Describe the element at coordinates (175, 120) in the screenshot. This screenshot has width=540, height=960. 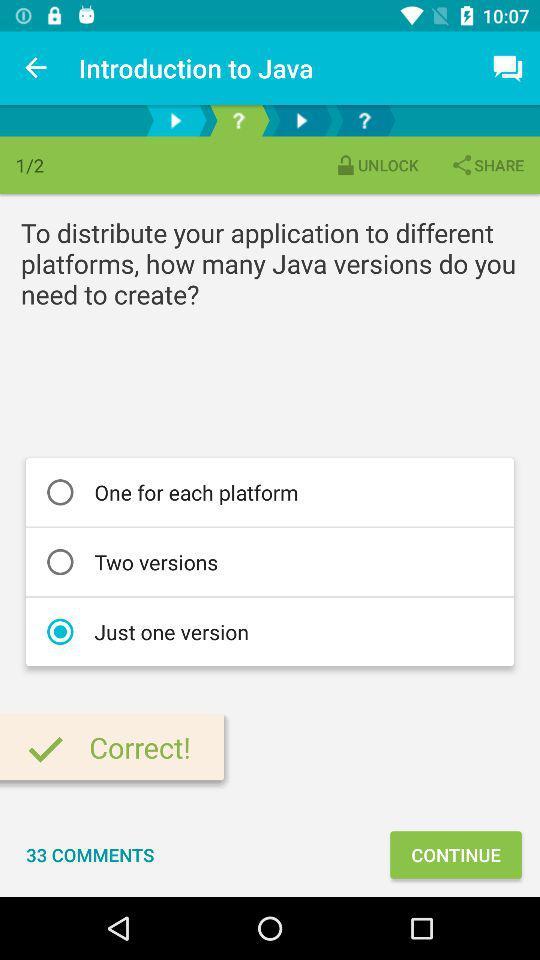
I see `play` at that location.